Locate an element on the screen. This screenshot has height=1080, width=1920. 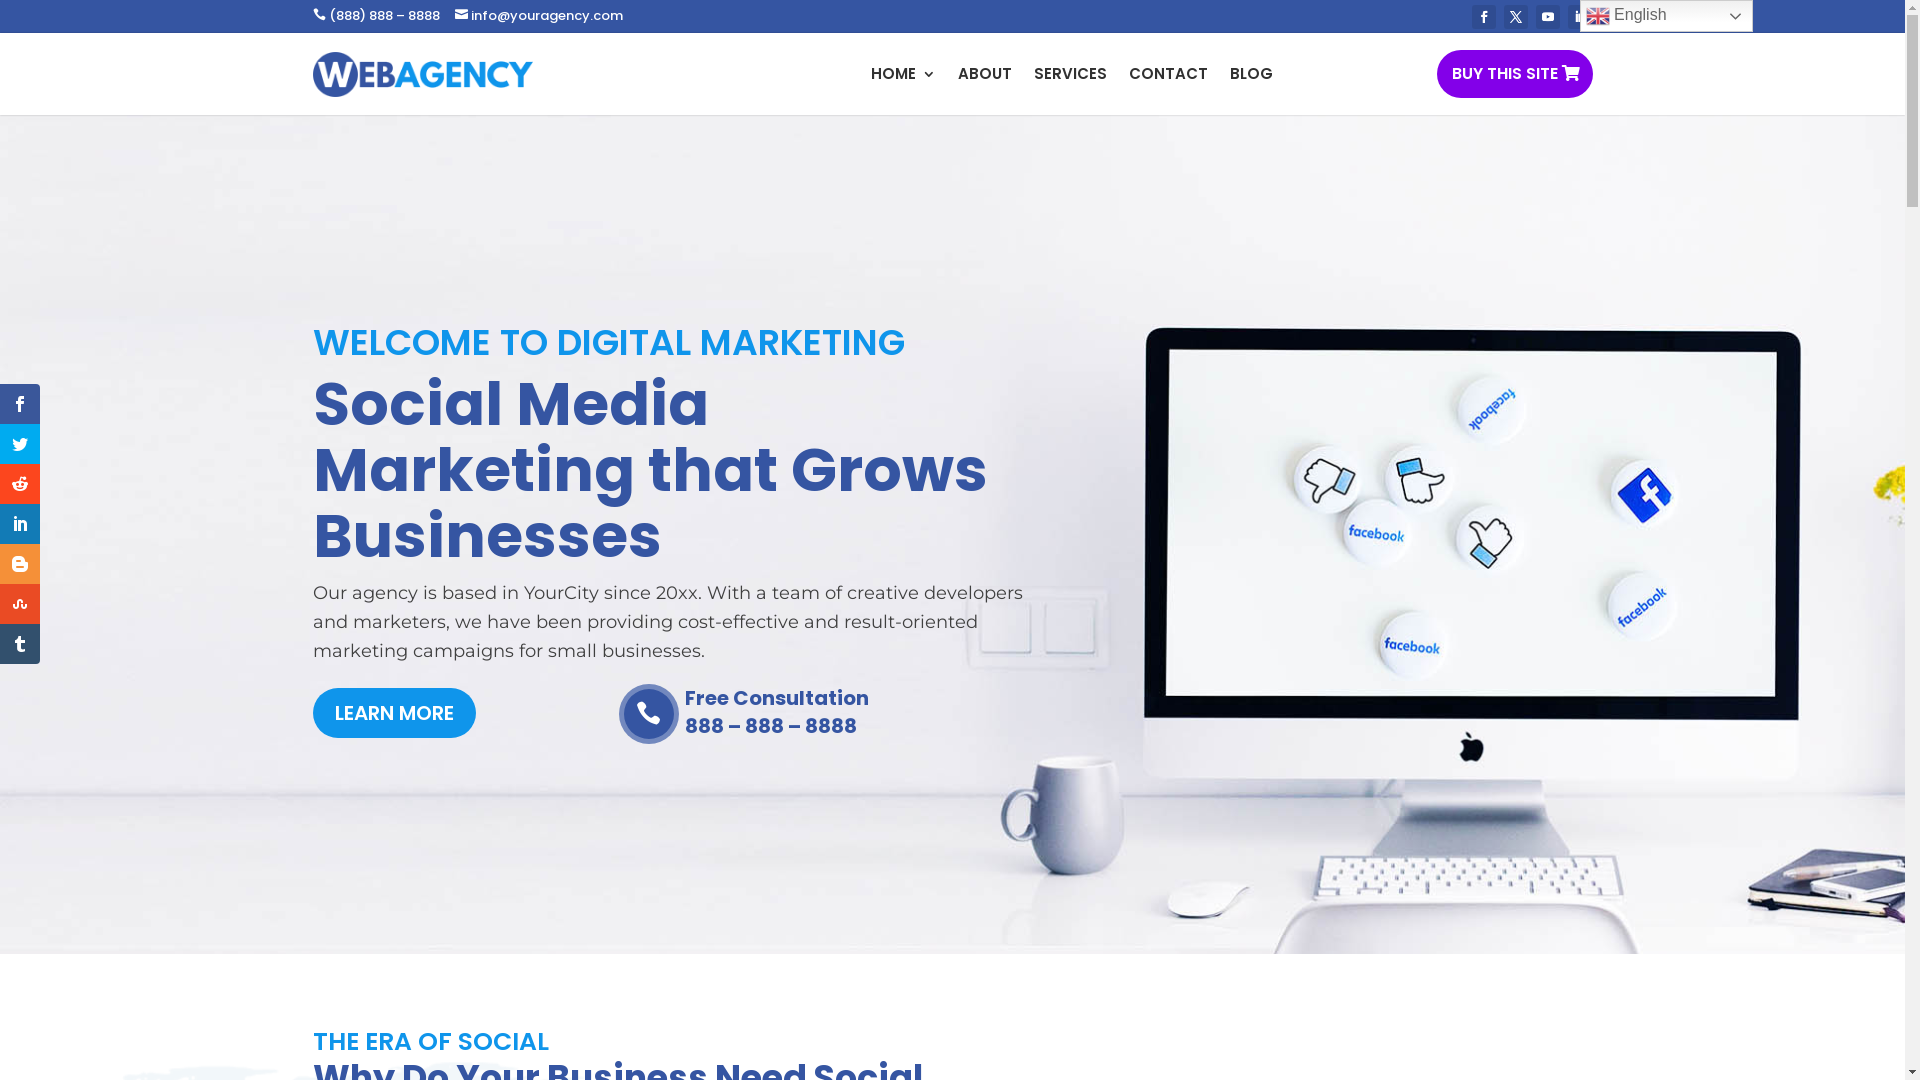
'CONTACT' is located at coordinates (1167, 72).